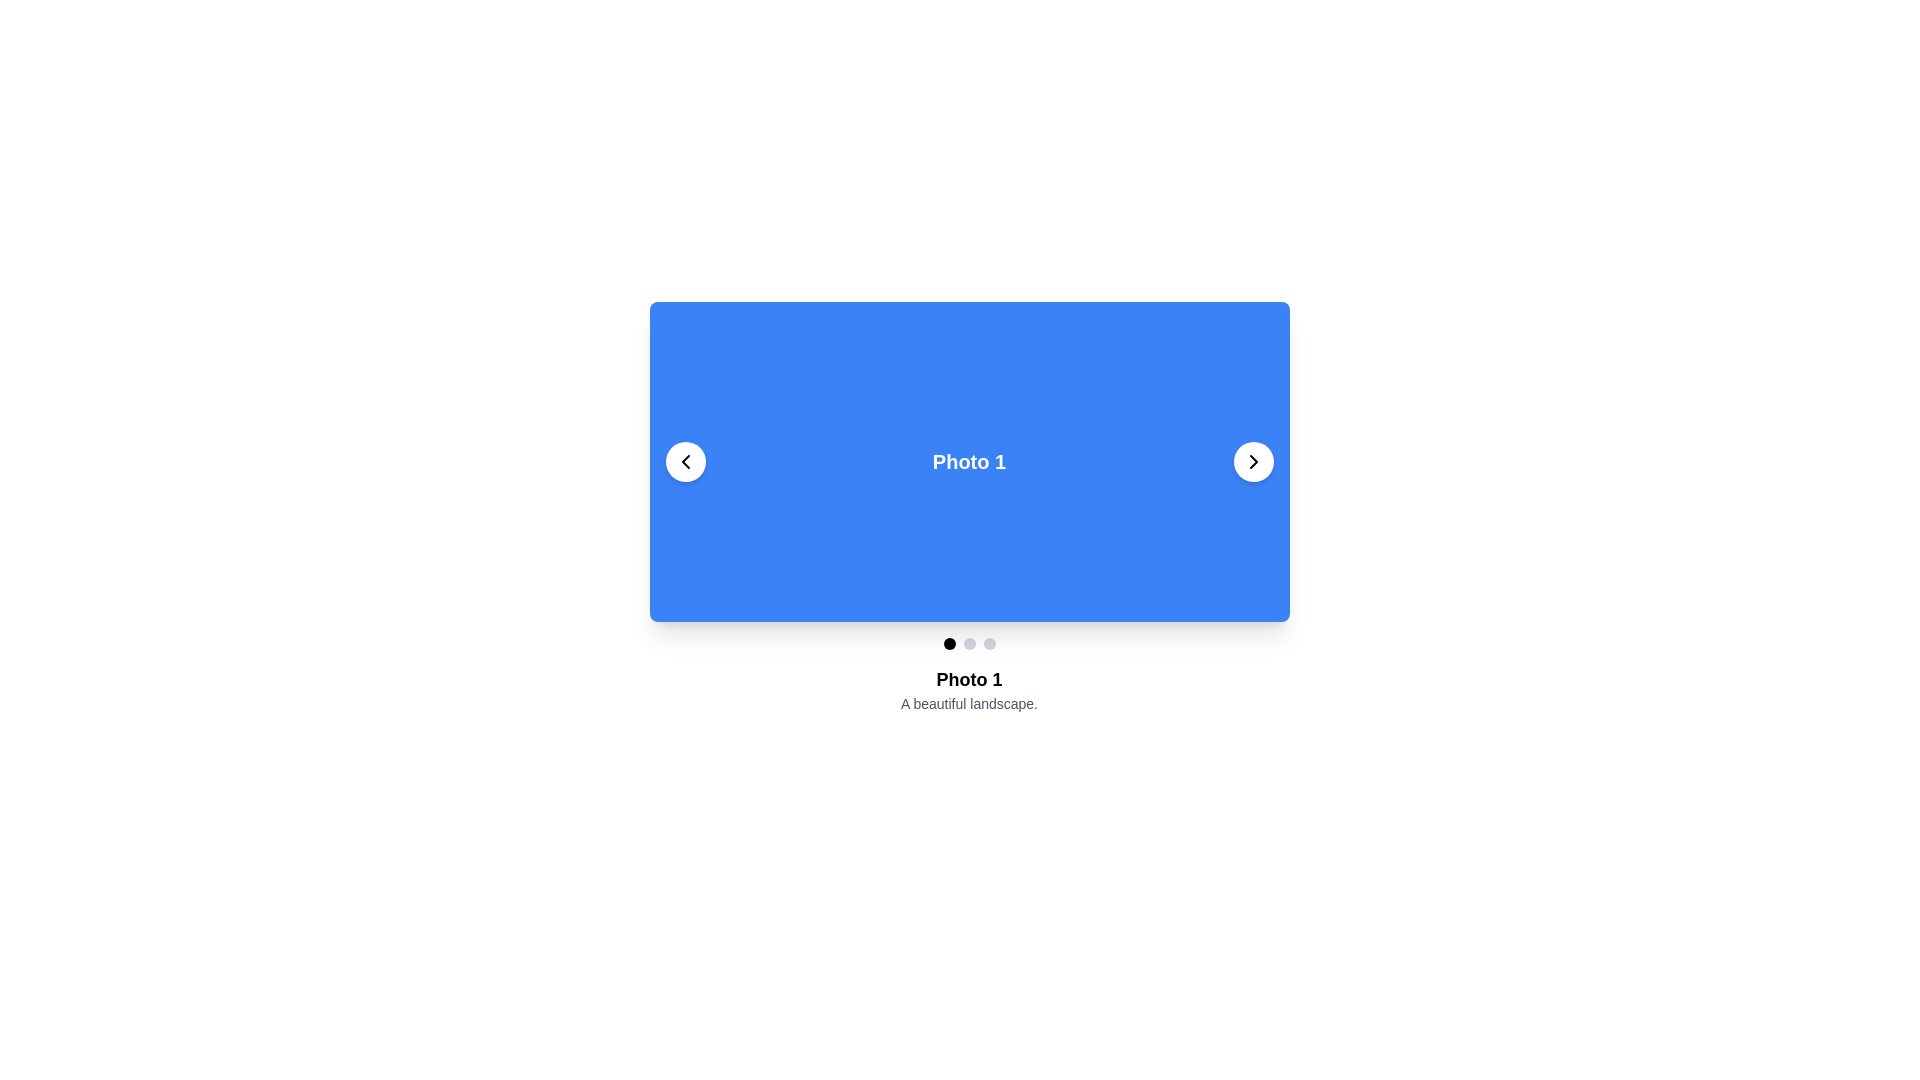  I want to click on the leftmost black circular indicator located below the text labeled 'Photo 1', so click(948, 644).